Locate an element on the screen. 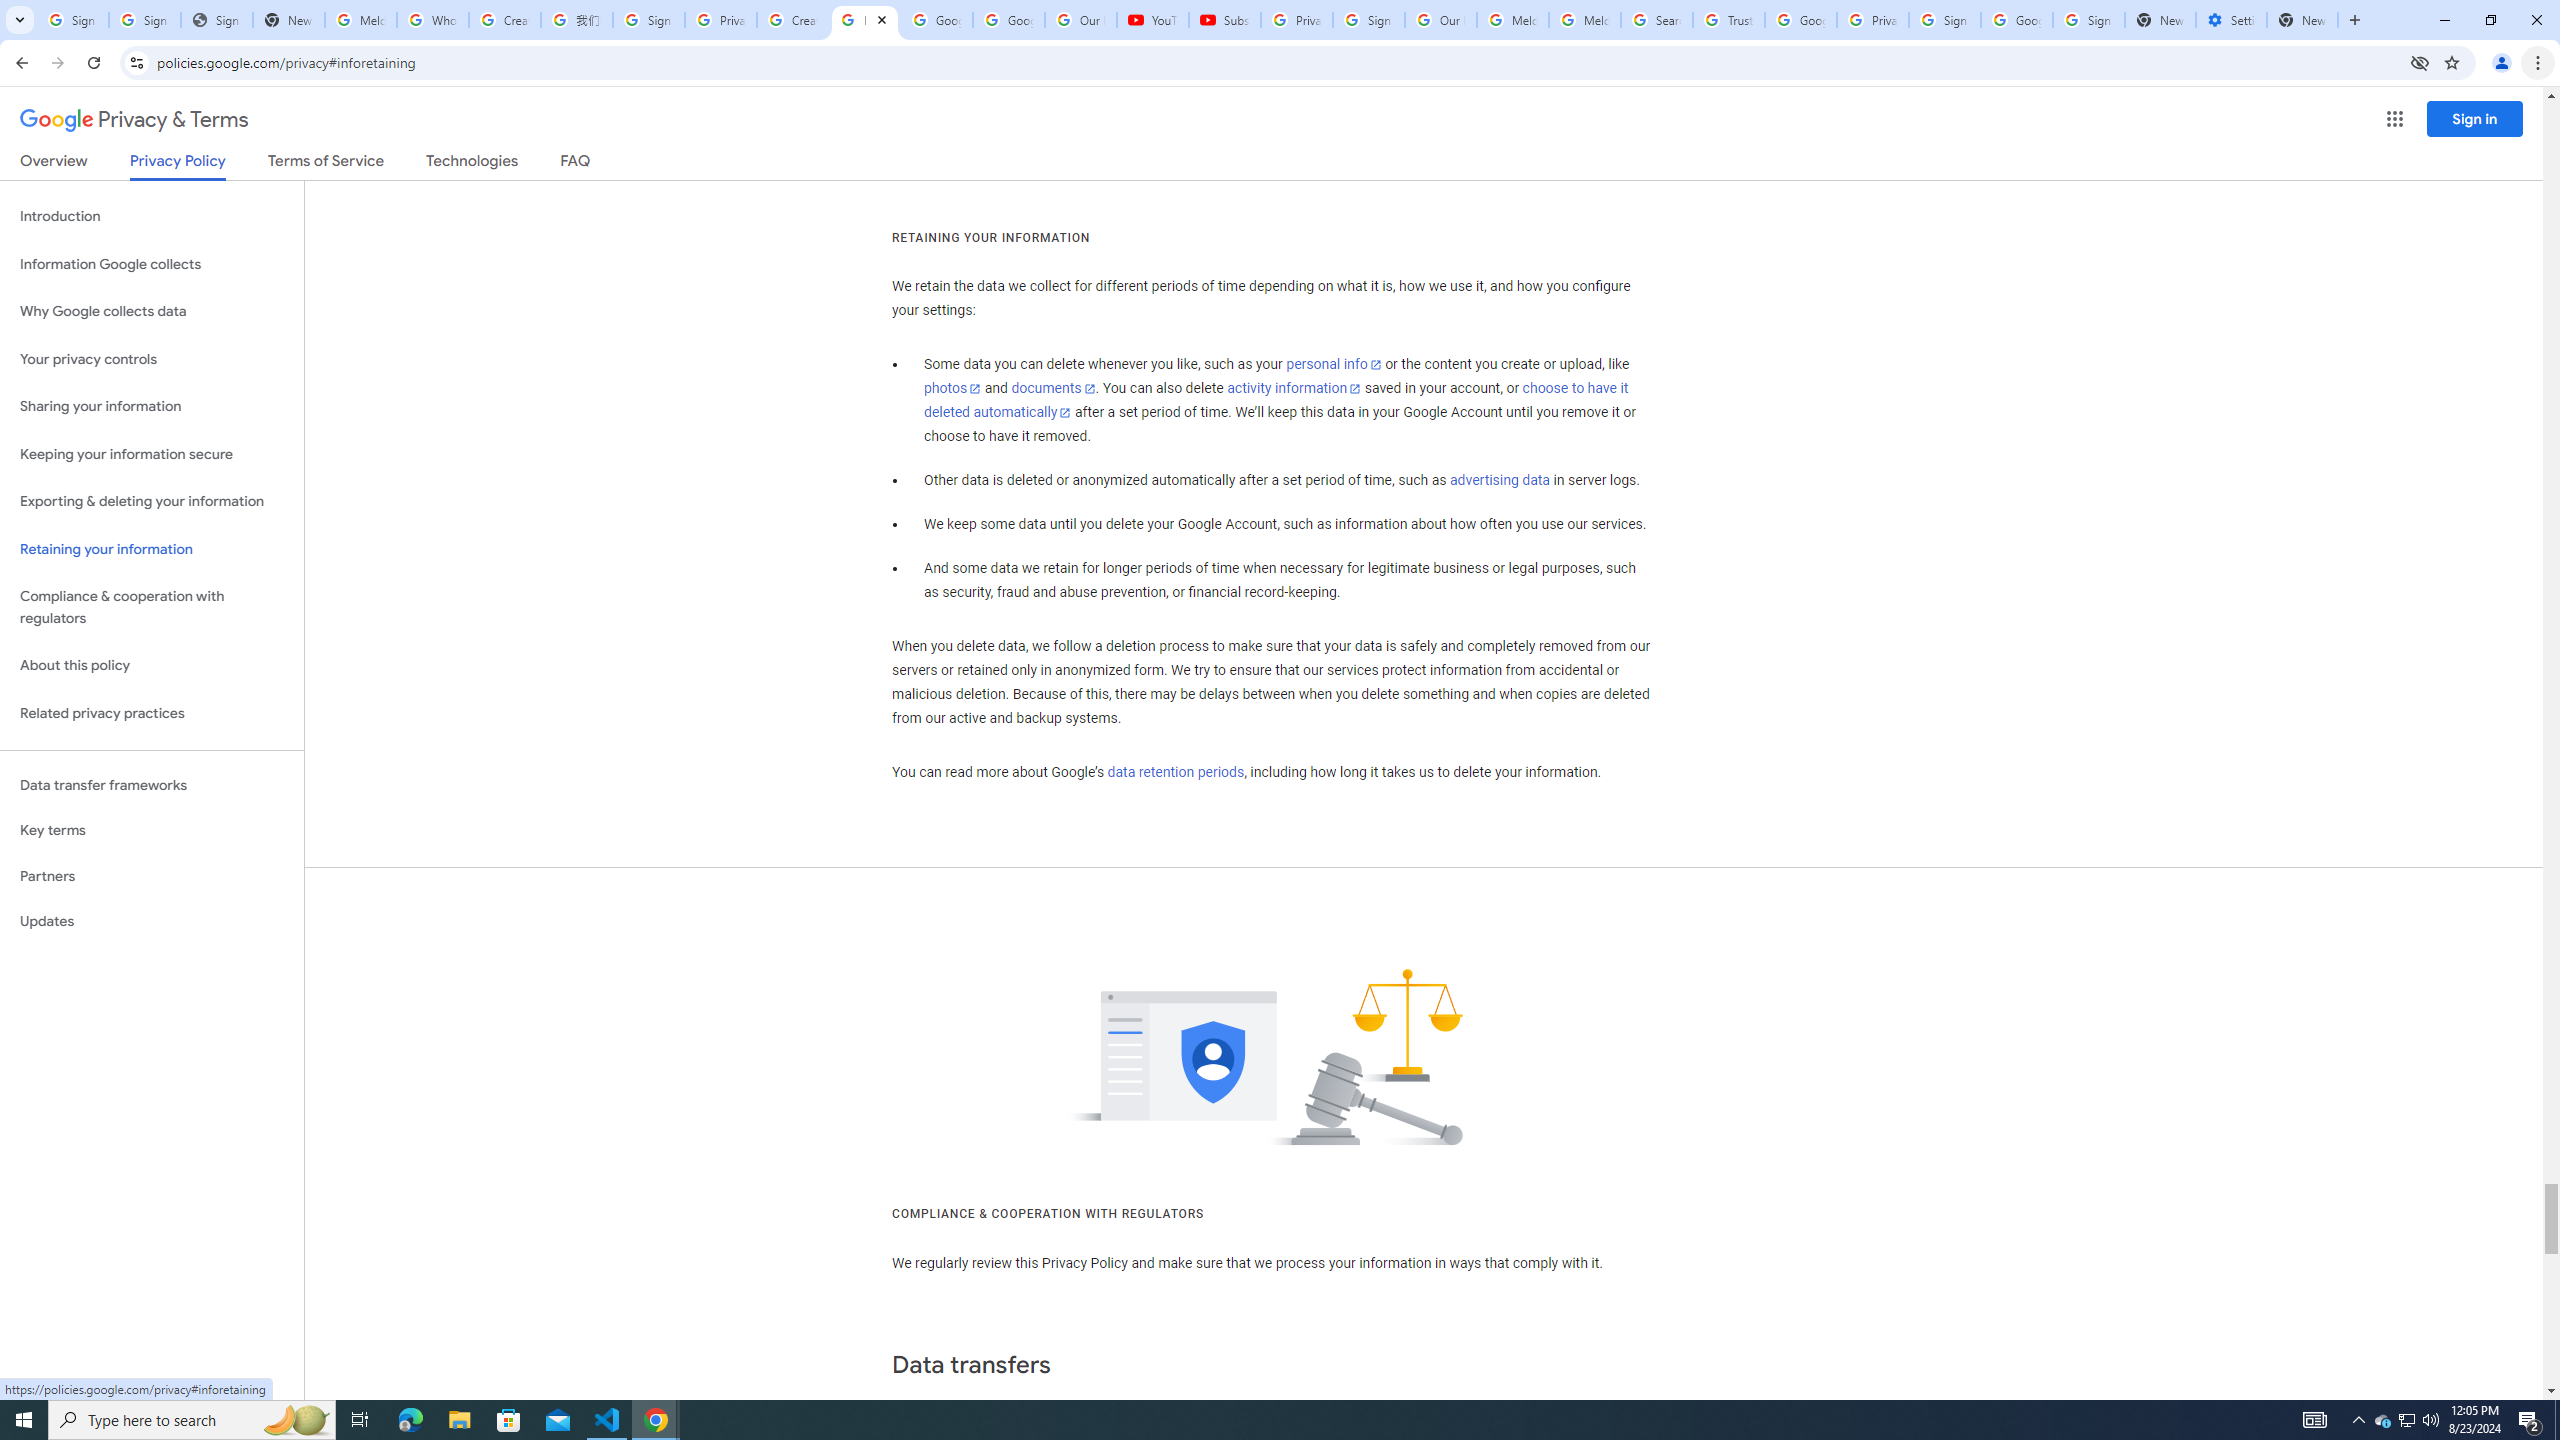 The image size is (2560, 1440). 'FAQ' is located at coordinates (575, 164).